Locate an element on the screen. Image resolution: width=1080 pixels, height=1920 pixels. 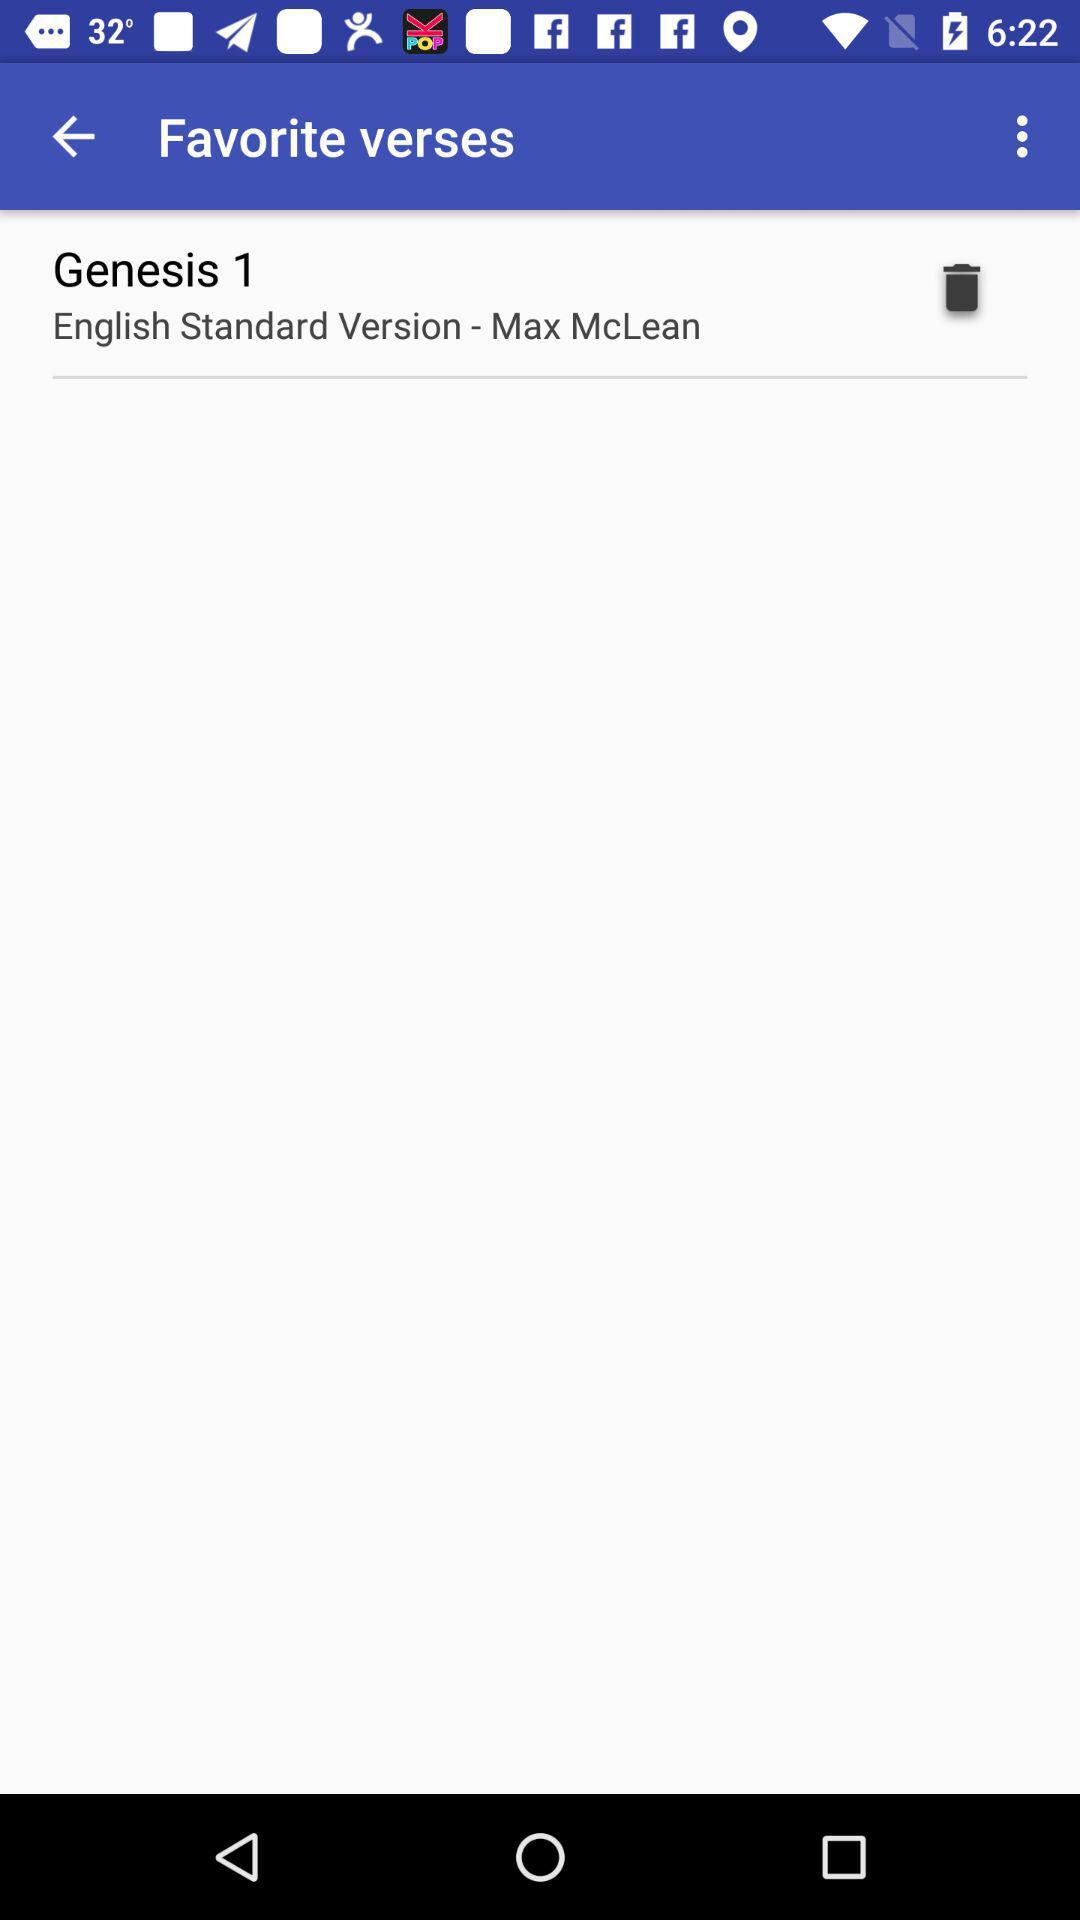
item at the top is located at coordinates (376, 324).